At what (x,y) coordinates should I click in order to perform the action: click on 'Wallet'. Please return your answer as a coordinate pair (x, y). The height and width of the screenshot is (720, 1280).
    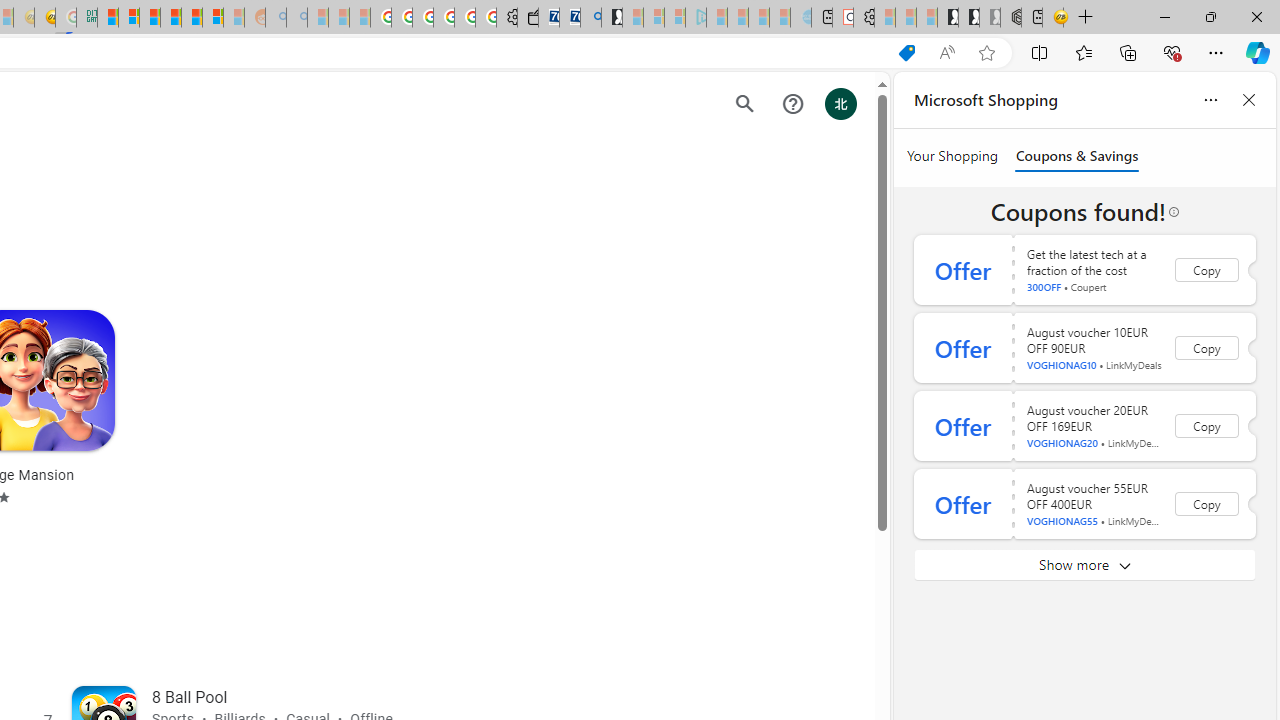
    Looking at the image, I should click on (528, 17).